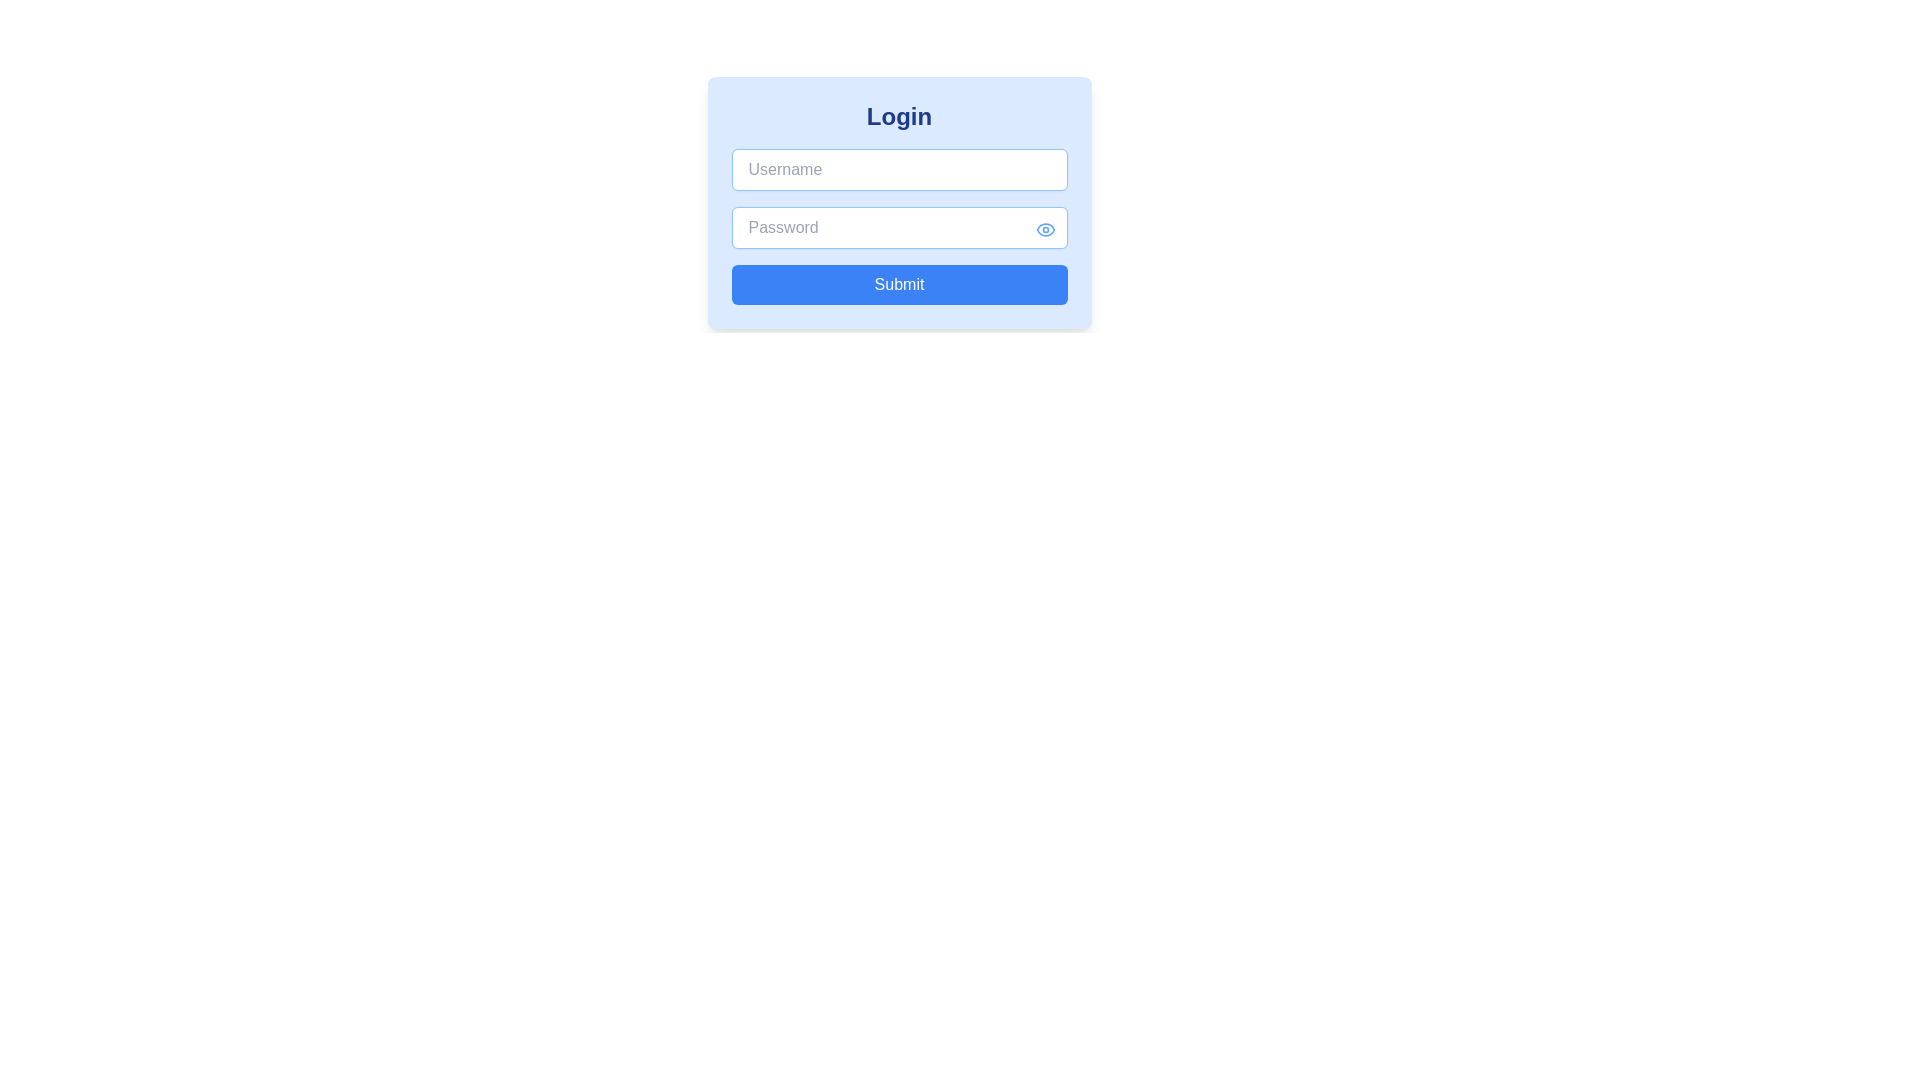 Image resolution: width=1920 pixels, height=1080 pixels. I want to click on the text input field located in the middle section of the login form that features rounded borders and a light background, positioned below the 'Username' field and above the 'Submit' button, so click(898, 203).